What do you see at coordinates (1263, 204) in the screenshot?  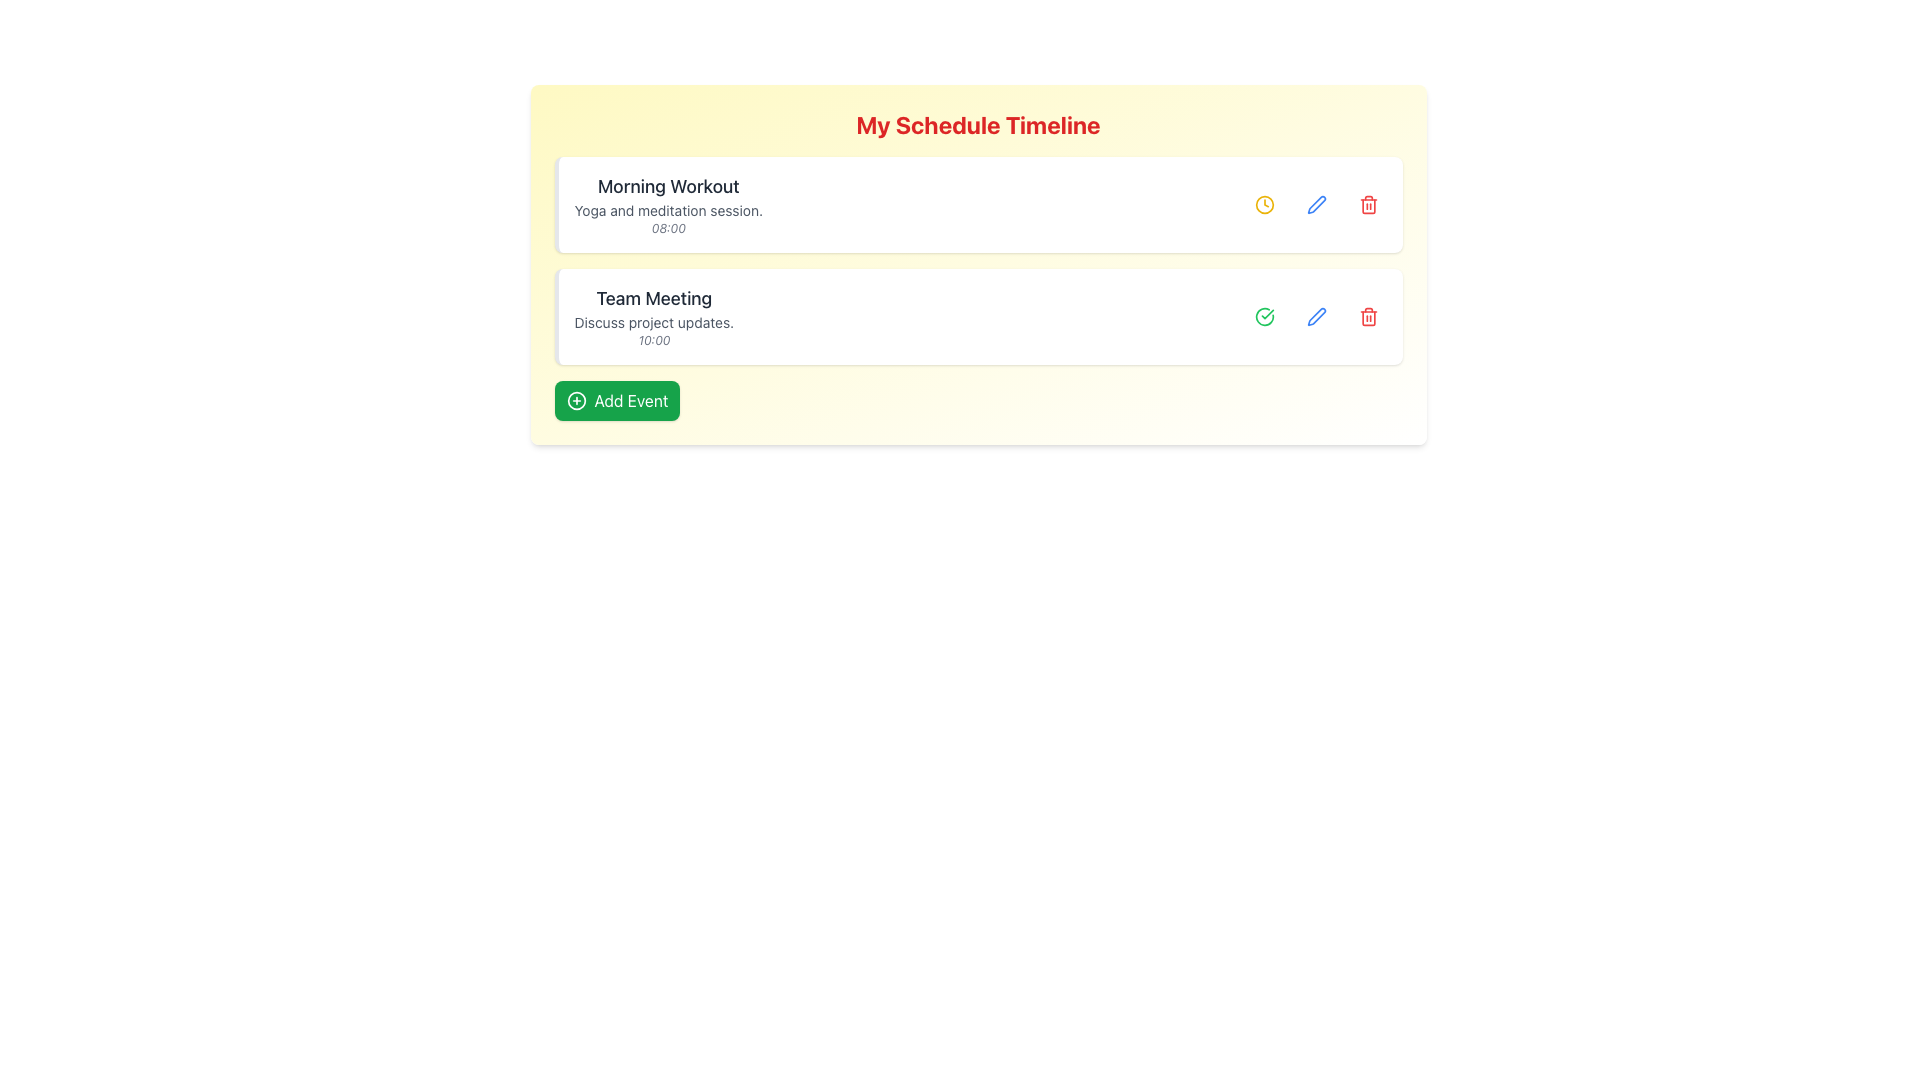 I see `the outer circular boundary of the clock icon in the 'Morning Workout' schedule card, located in the right-center section under the schedule timeline heading` at bounding box center [1263, 204].